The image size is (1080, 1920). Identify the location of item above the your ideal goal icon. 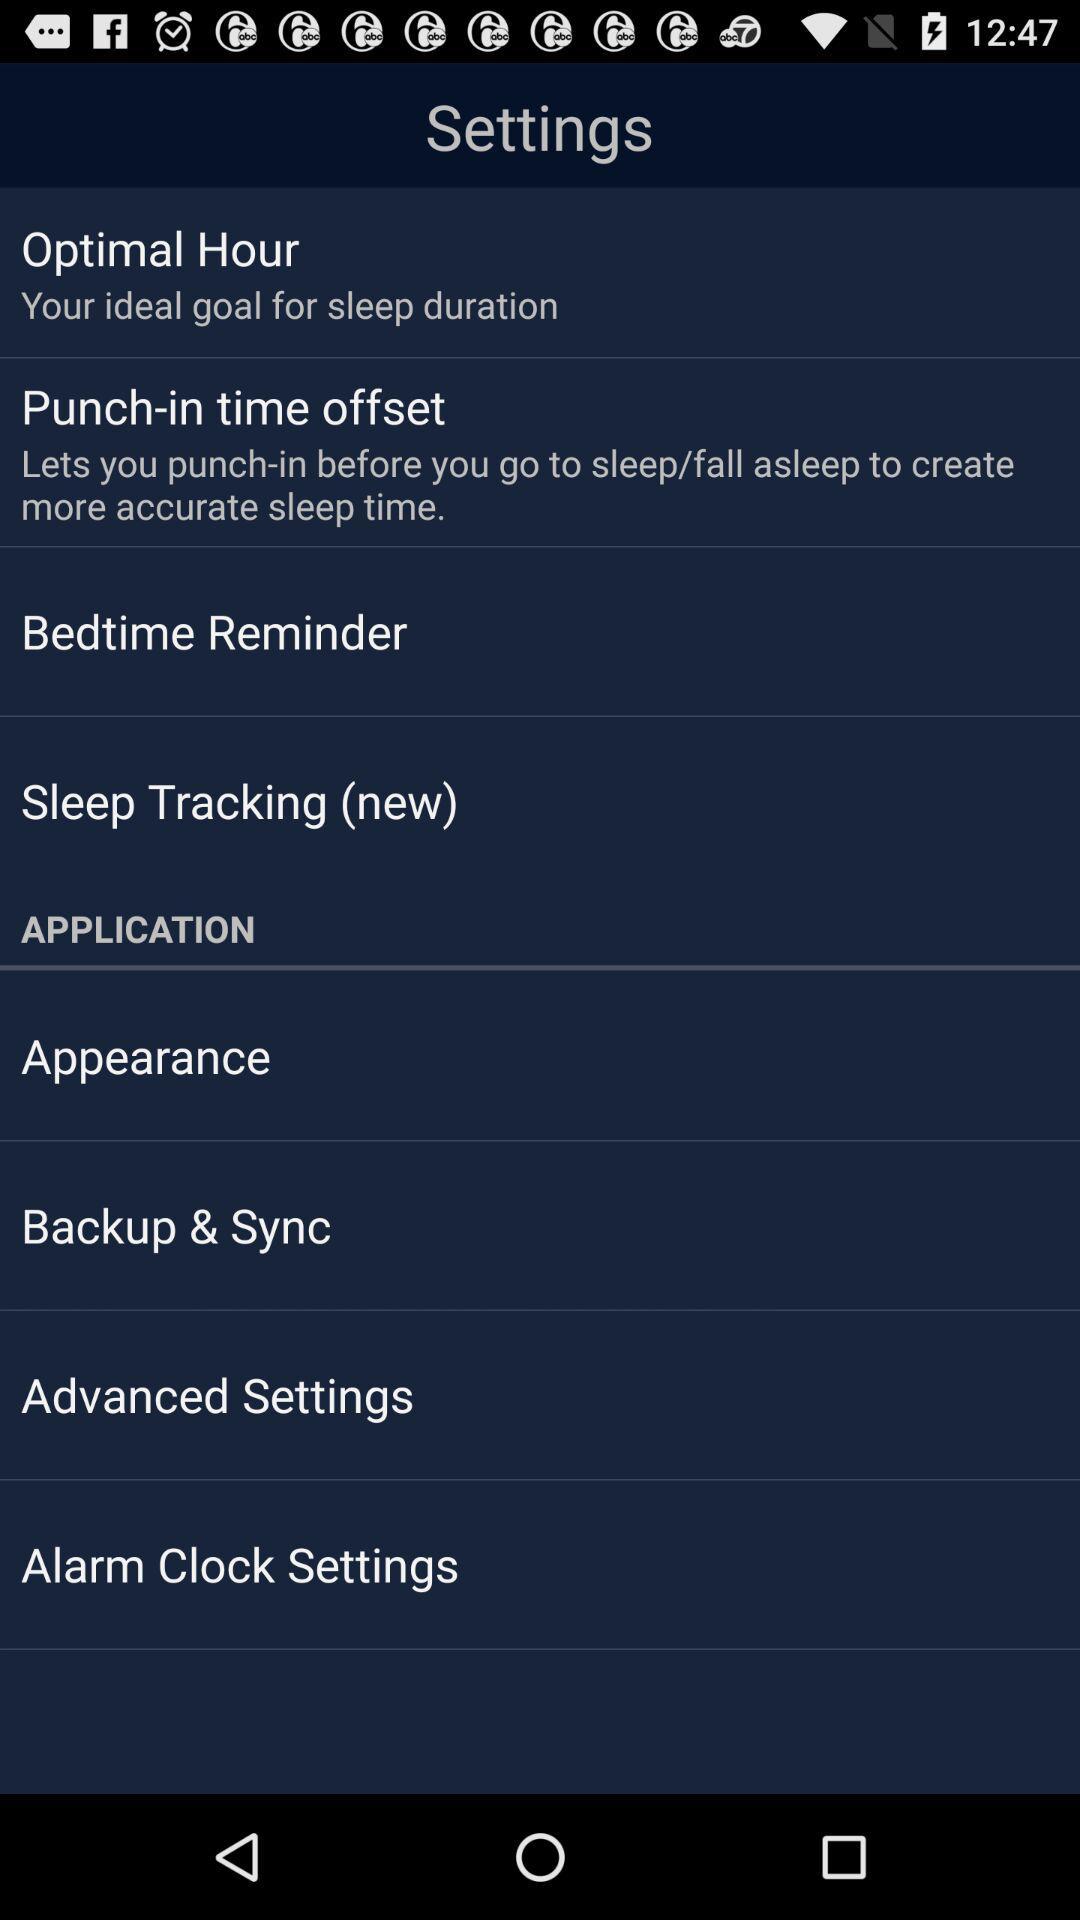
(159, 246).